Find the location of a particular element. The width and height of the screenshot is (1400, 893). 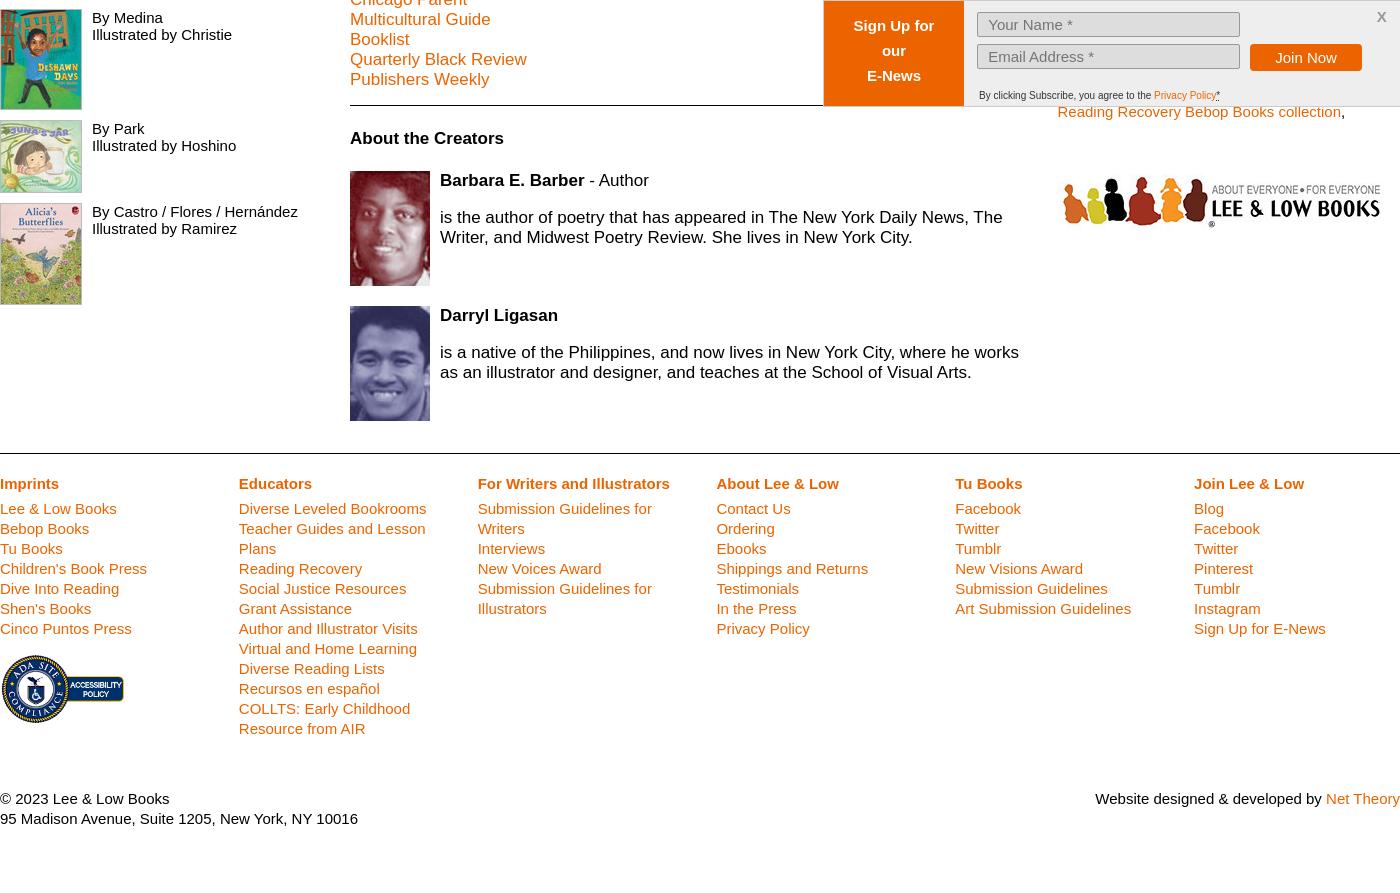

'Ebooks' is located at coordinates (741, 547).